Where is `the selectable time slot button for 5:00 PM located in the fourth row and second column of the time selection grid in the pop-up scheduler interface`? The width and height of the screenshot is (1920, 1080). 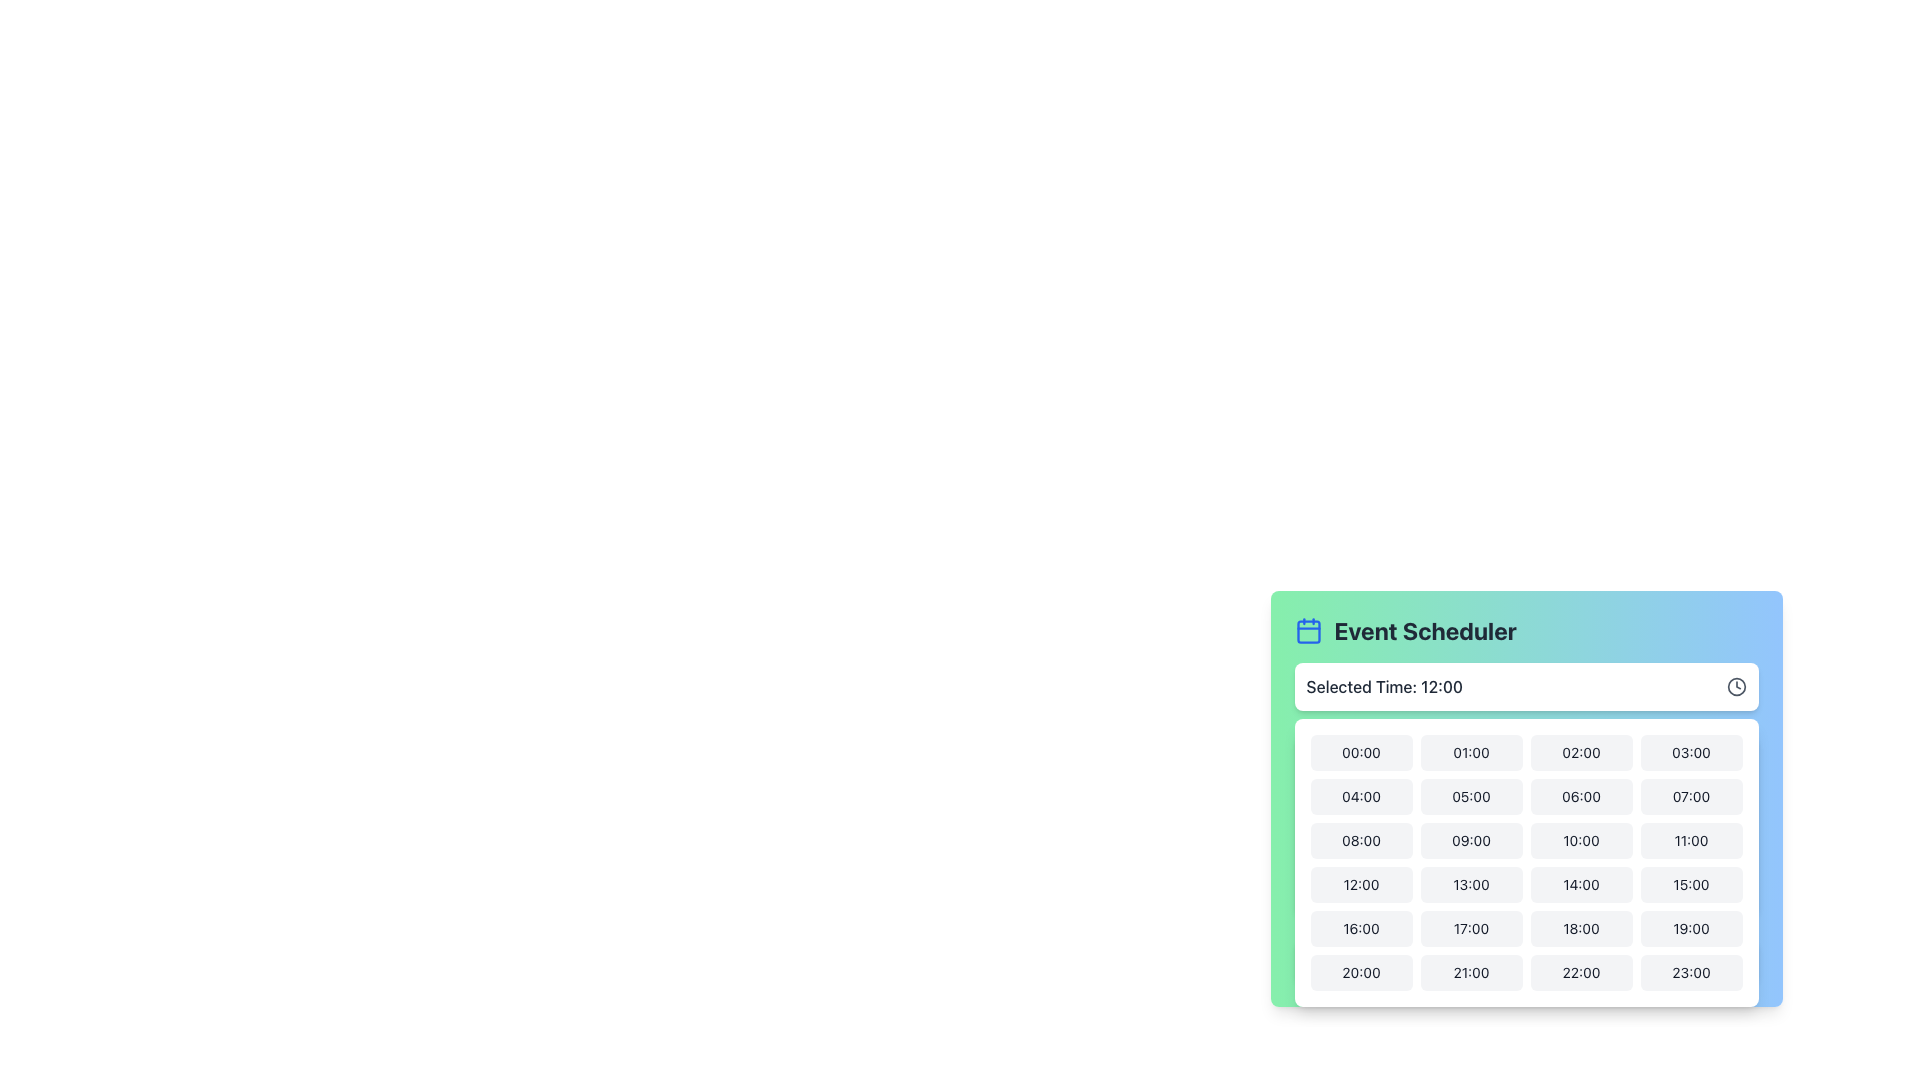
the selectable time slot button for 5:00 PM located in the fourth row and second column of the time selection grid in the pop-up scheduler interface is located at coordinates (1471, 929).